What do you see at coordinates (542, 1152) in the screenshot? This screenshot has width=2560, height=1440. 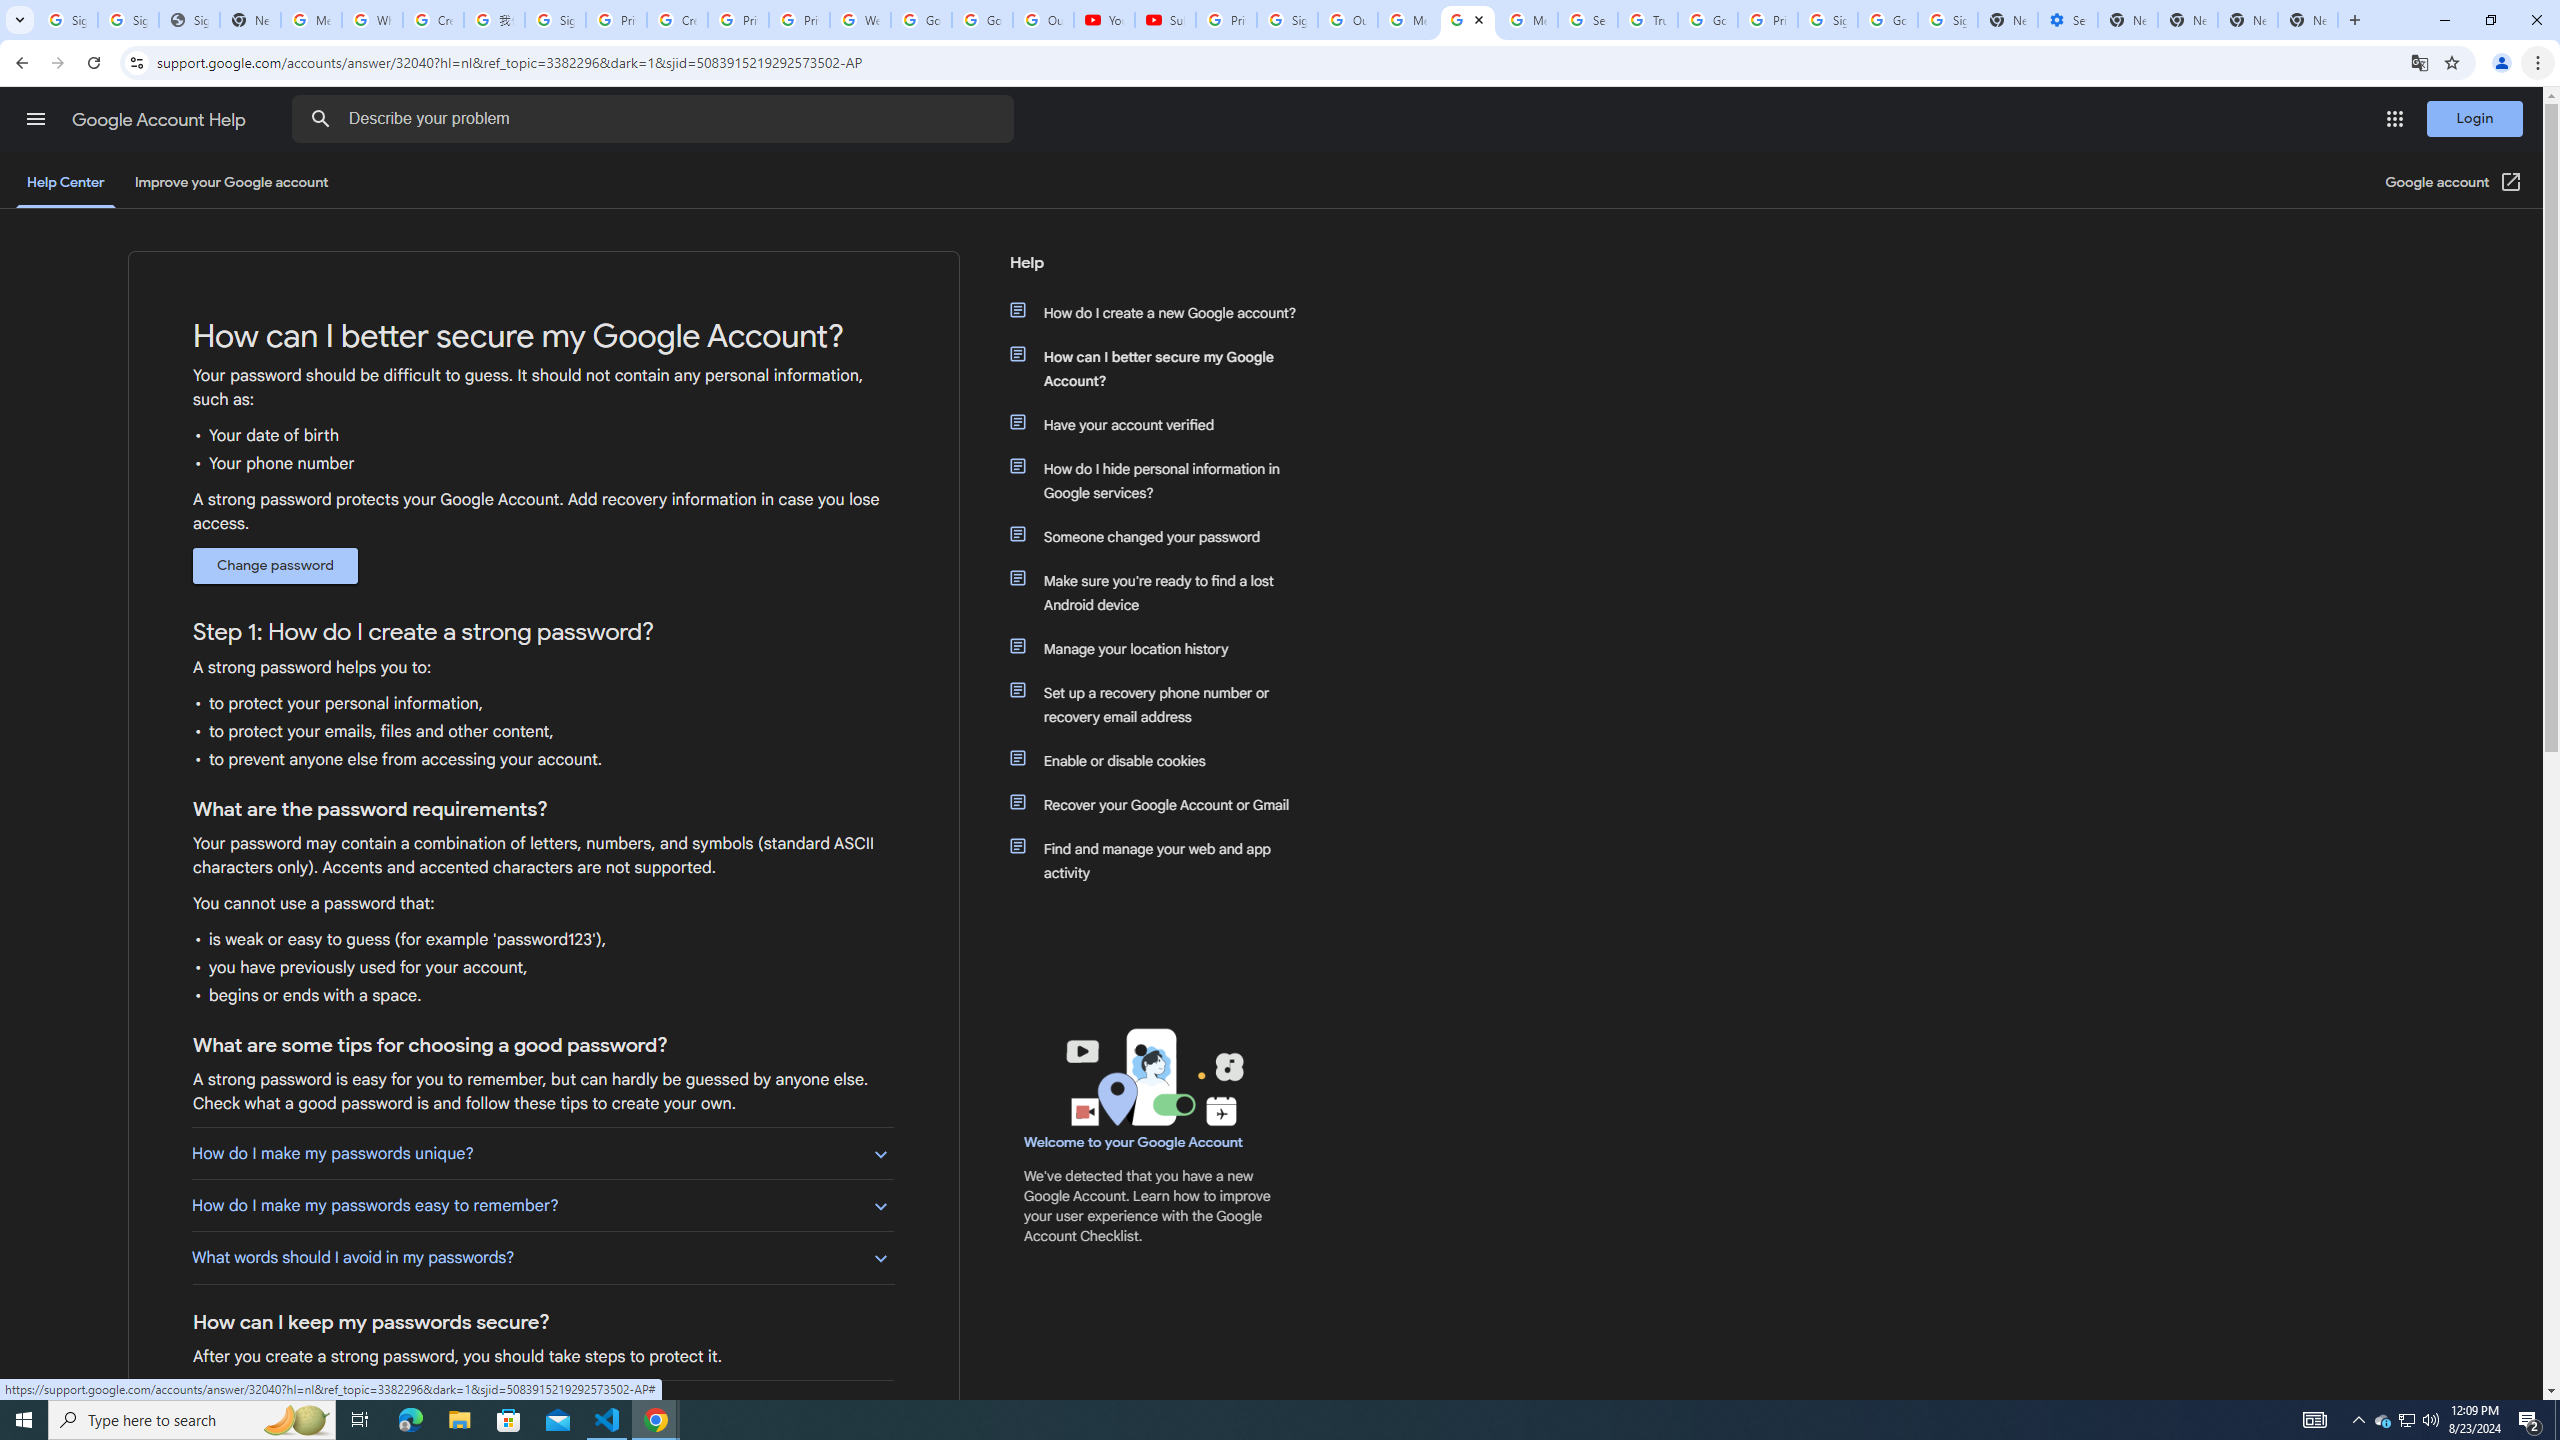 I see `'How do I make my passwords unique?'` at bounding box center [542, 1152].